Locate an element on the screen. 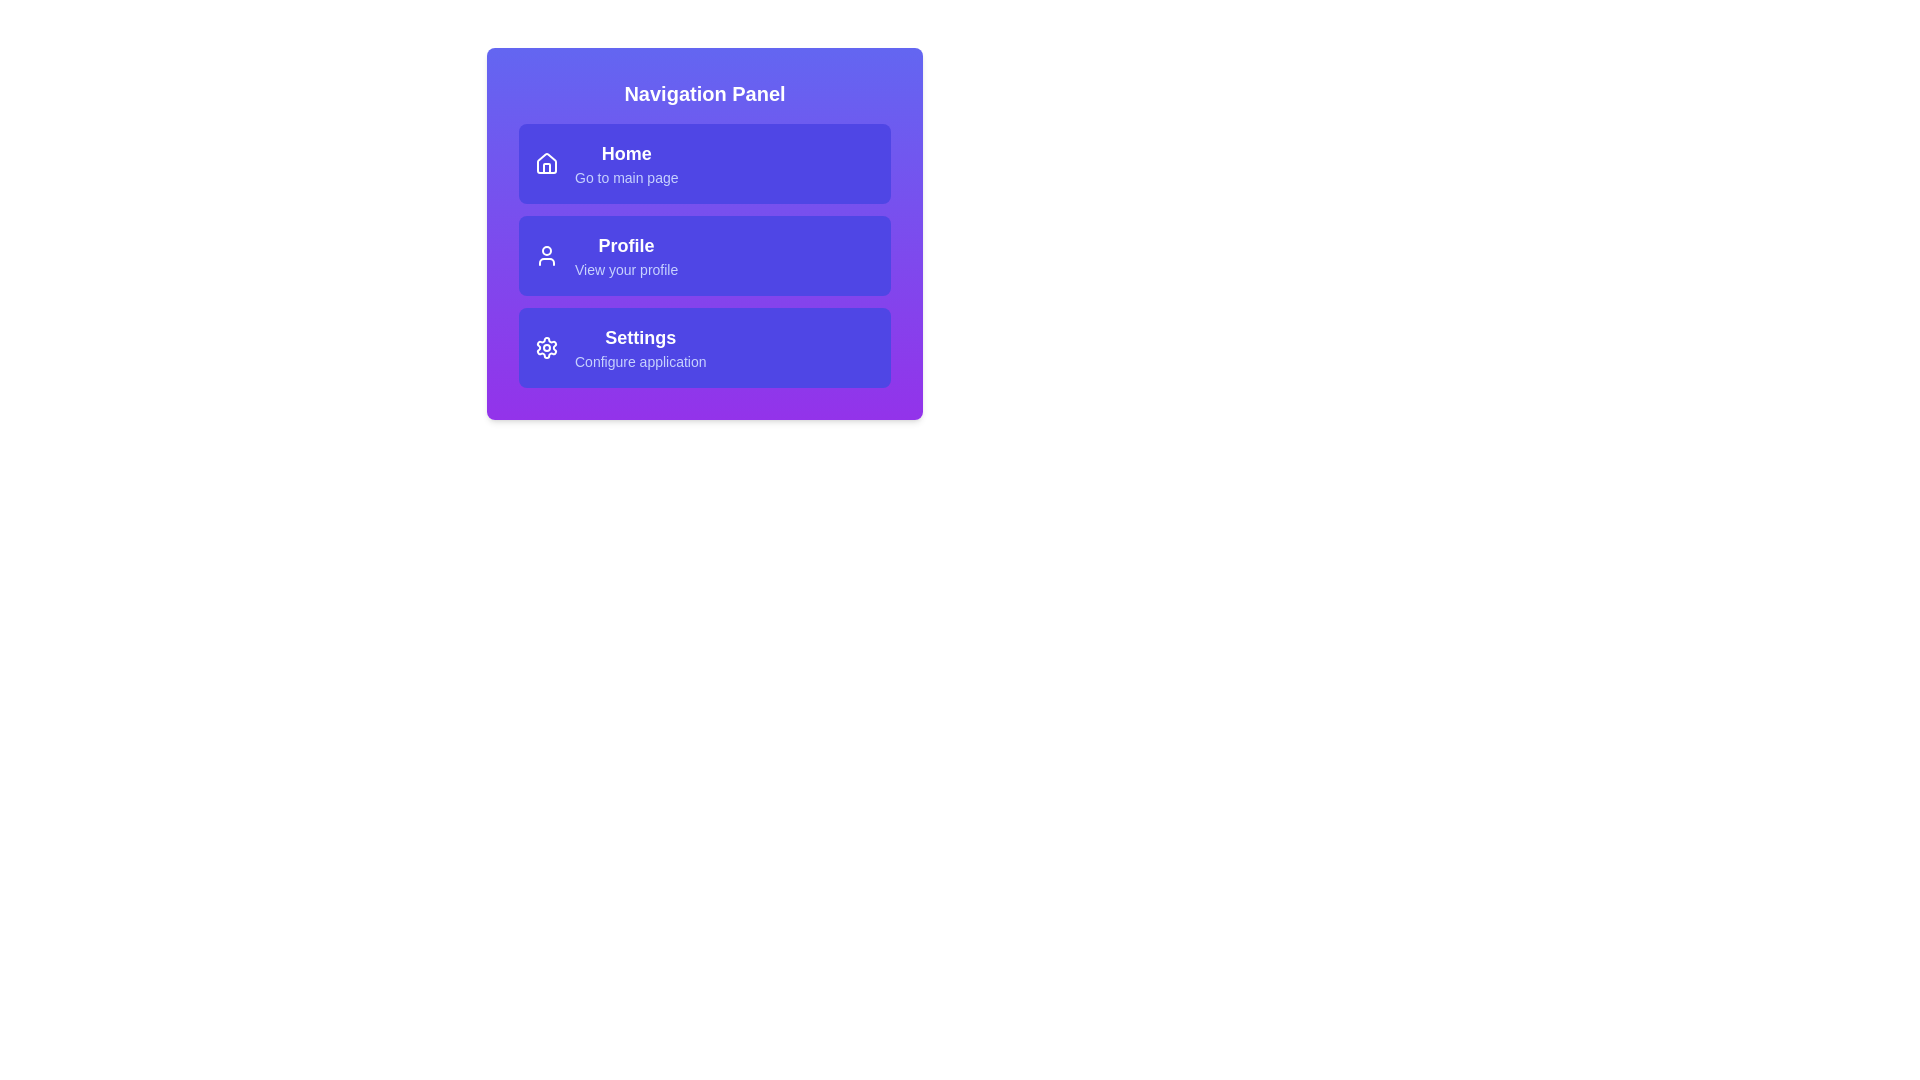  the navigation item Settings is located at coordinates (705, 346).